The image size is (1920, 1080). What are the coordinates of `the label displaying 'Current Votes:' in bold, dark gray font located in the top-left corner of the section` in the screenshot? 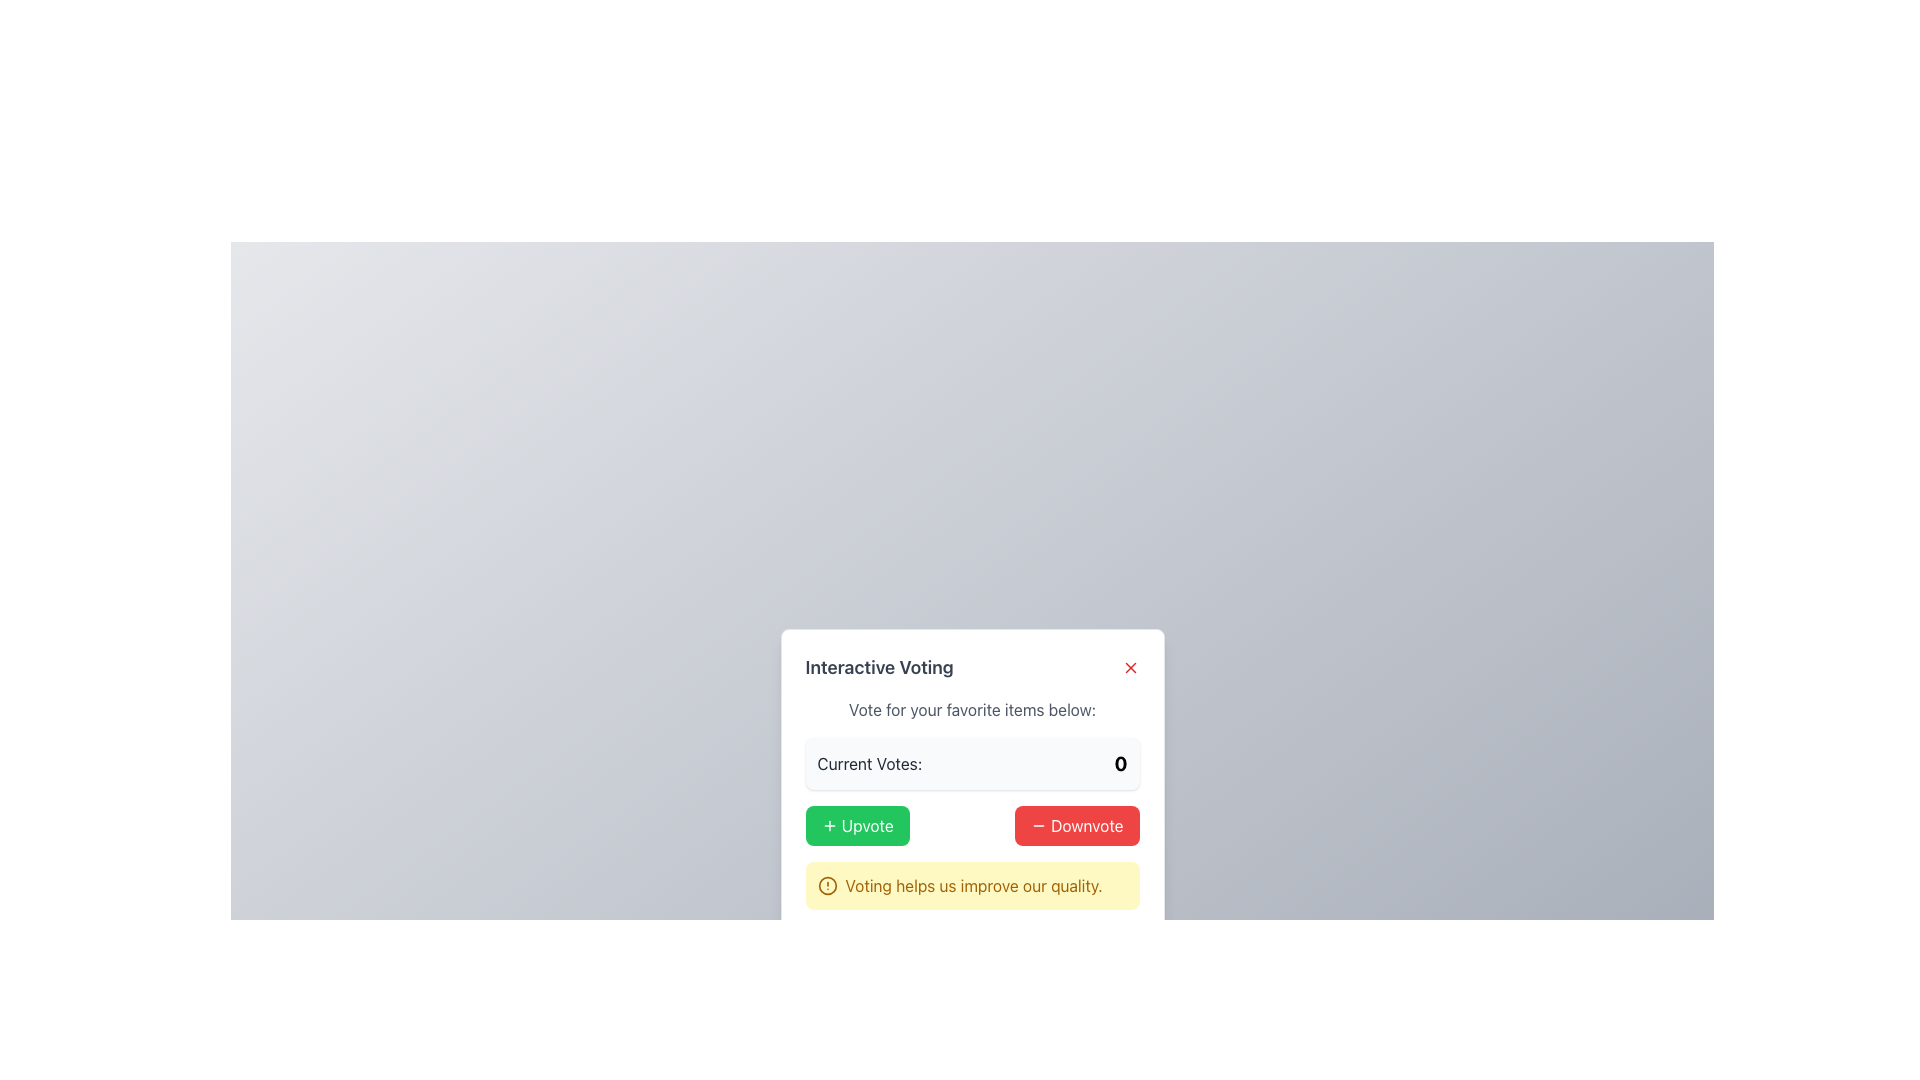 It's located at (869, 763).